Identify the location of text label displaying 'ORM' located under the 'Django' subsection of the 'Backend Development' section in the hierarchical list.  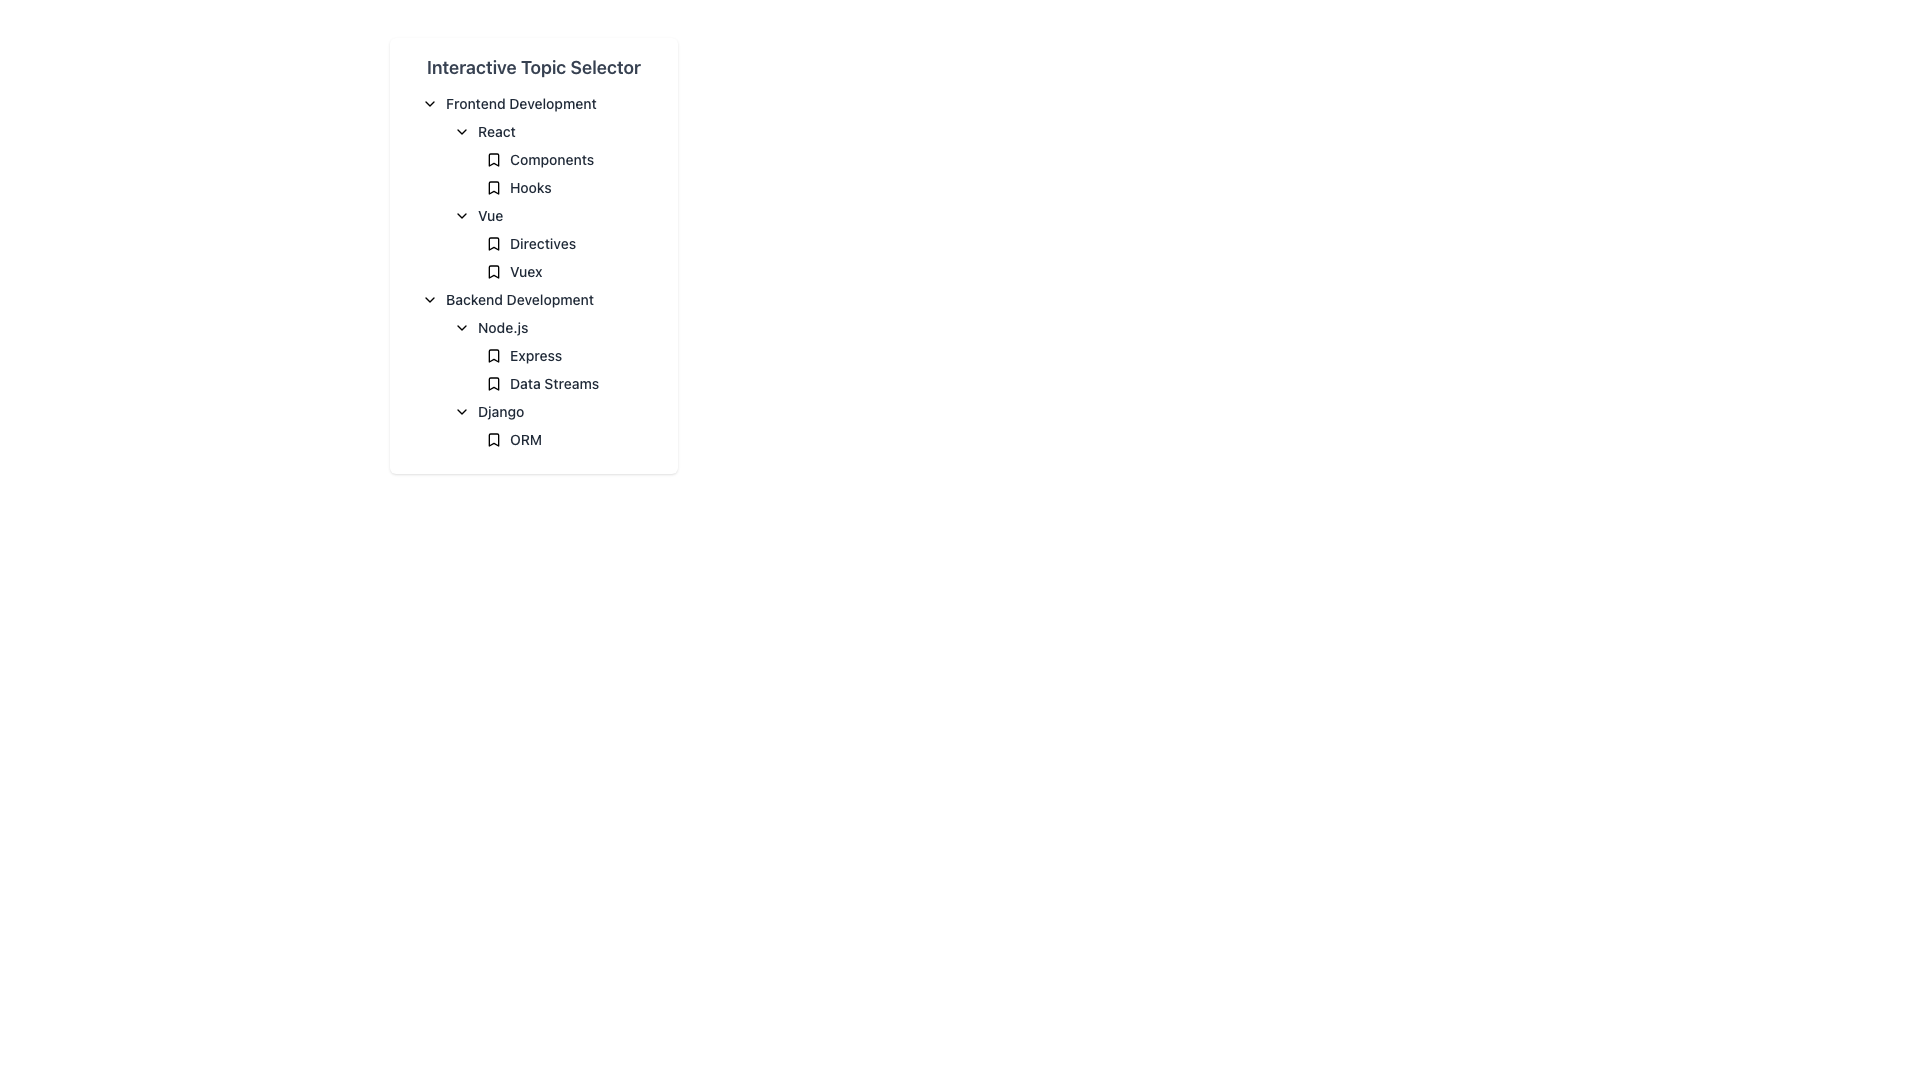
(526, 438).